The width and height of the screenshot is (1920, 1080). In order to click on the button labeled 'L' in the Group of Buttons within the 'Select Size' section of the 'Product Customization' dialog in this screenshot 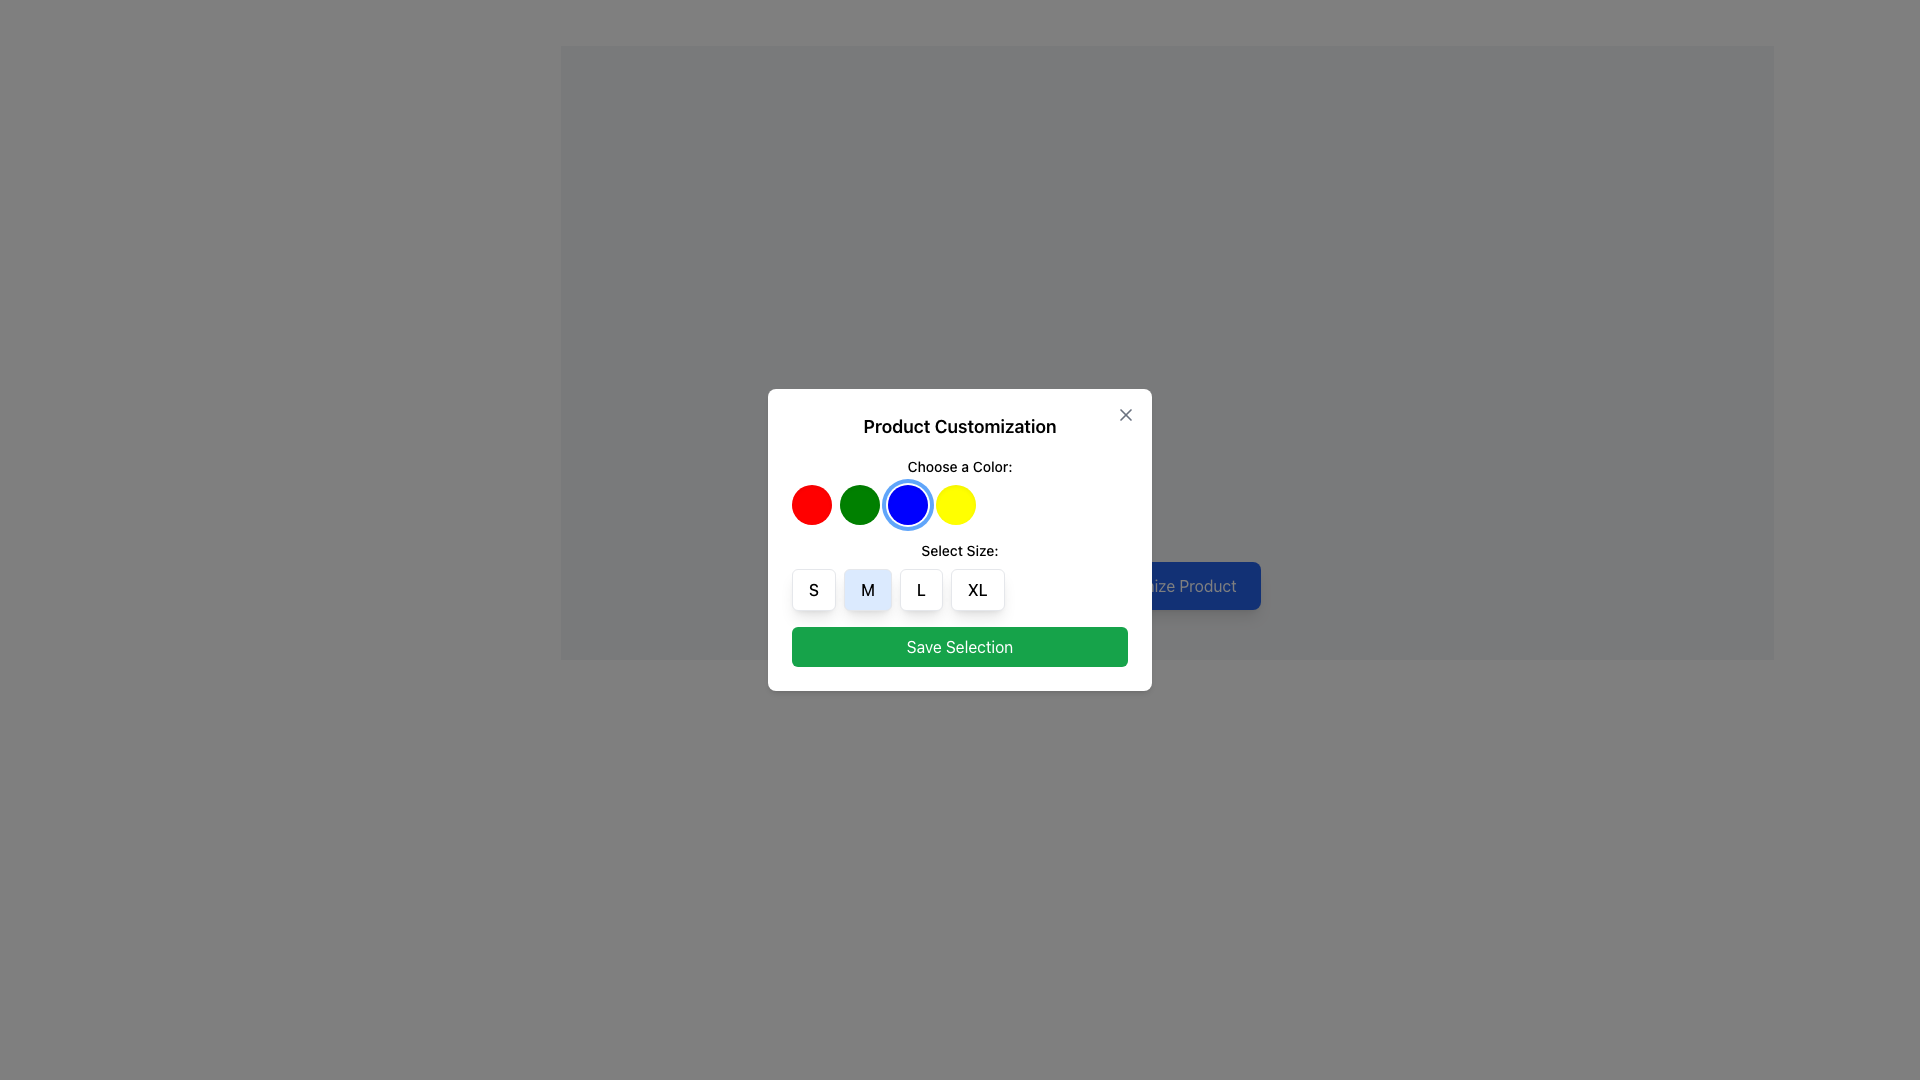, I will do `click(960, 589)`.